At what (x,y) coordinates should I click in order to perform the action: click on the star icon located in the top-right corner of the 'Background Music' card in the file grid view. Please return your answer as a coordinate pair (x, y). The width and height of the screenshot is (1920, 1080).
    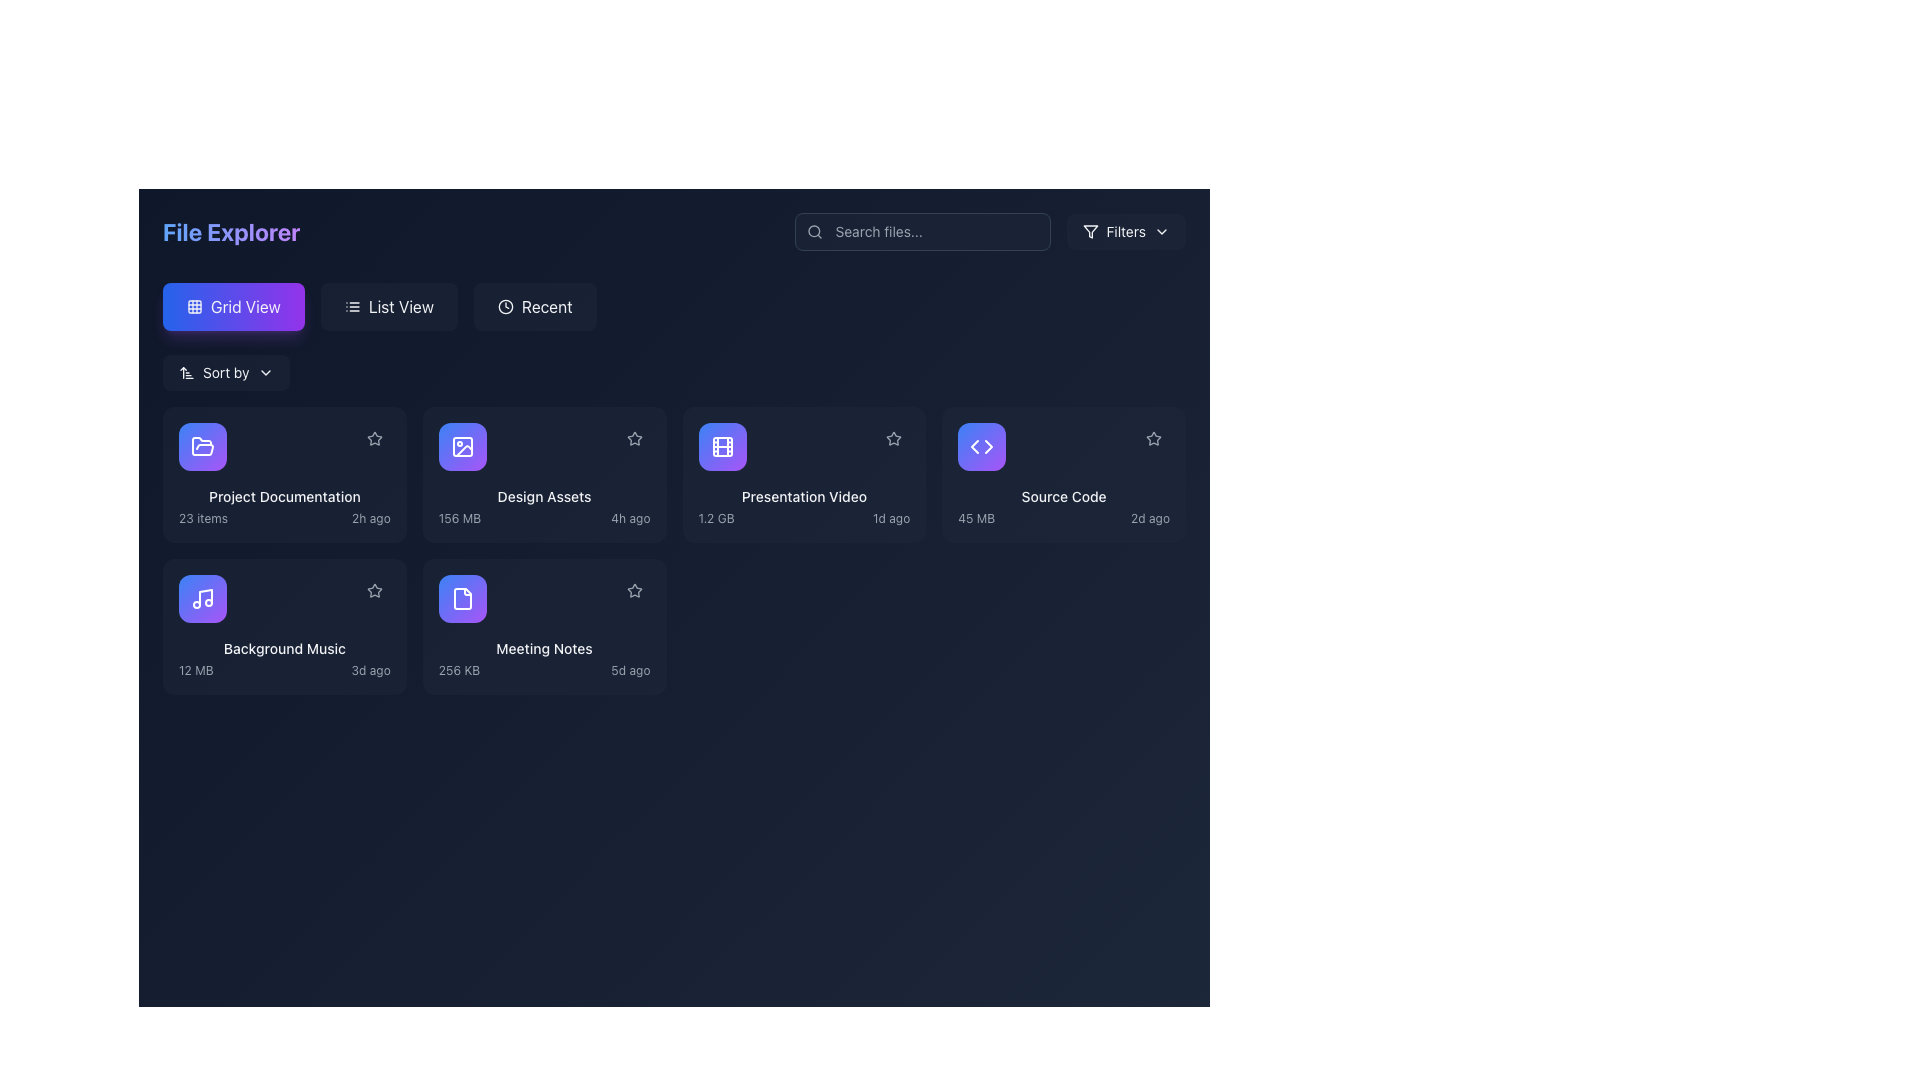
    Looking at the image, I should click on (374, 589).